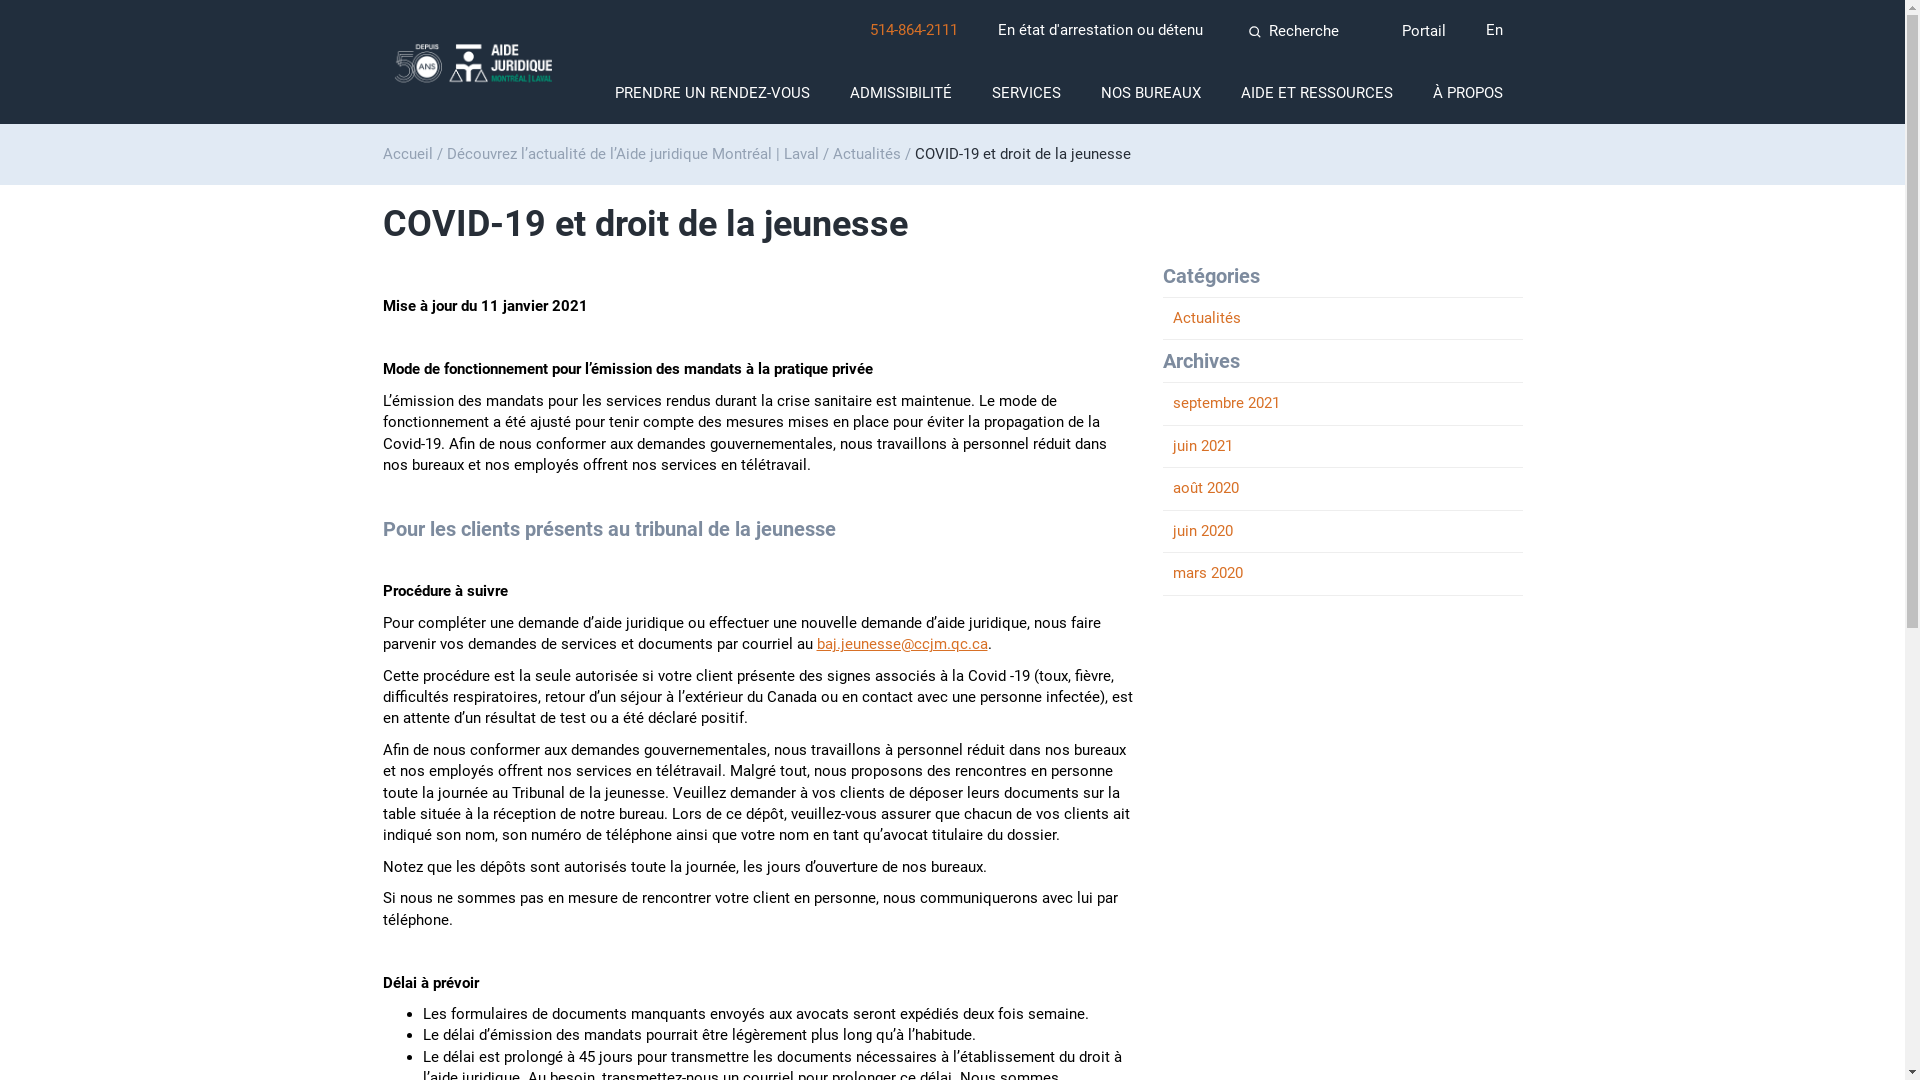  What do you see at coordinates (1419, 31) in the screenshot?
I see `'Portail'` at bounding box center [1419, 31].